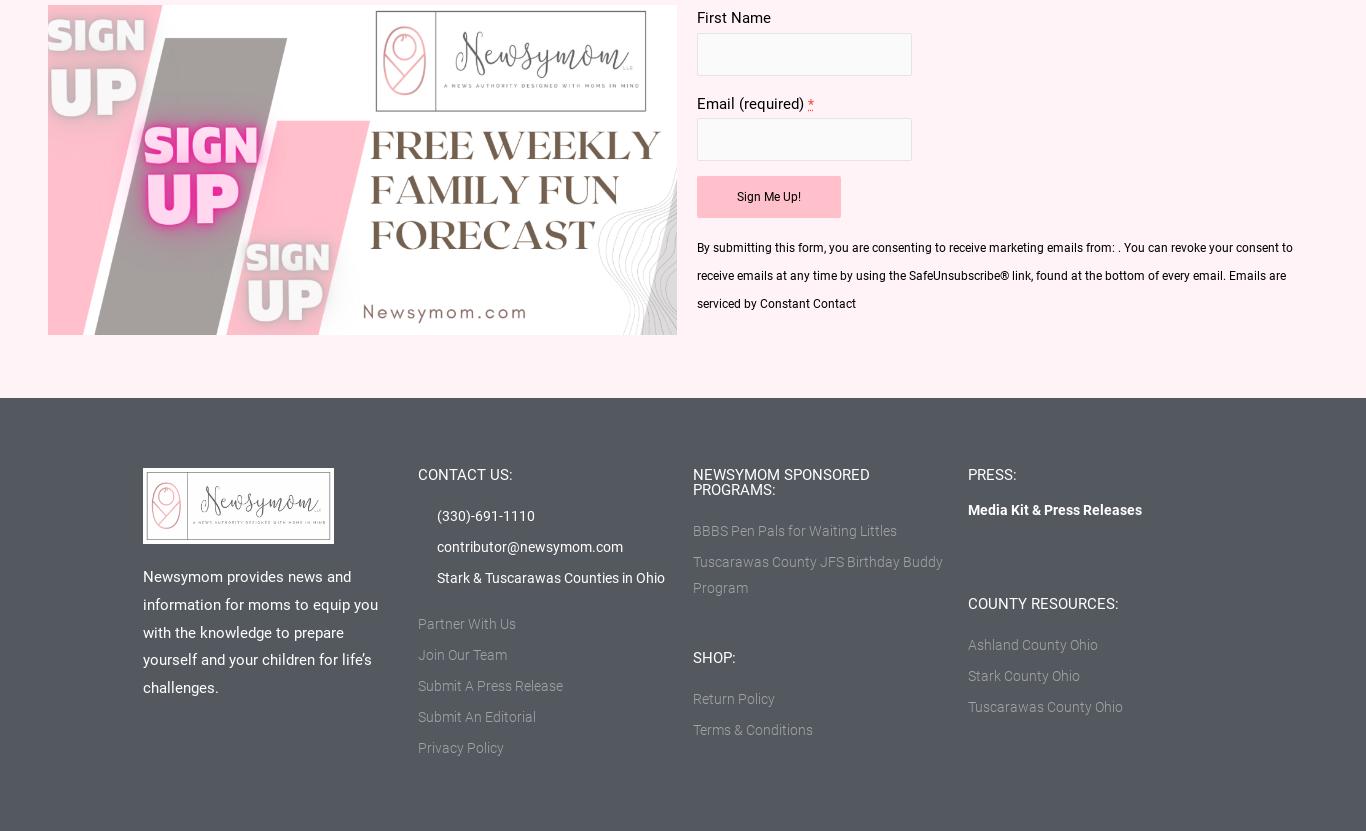 The width and height of the screenshot is (1366, 831). What do you see at coordinates (551, 576) in the screenshot?
I see `'Stark & Tuscarawas Counties in Ohio'` at bounding box center [551, 576].